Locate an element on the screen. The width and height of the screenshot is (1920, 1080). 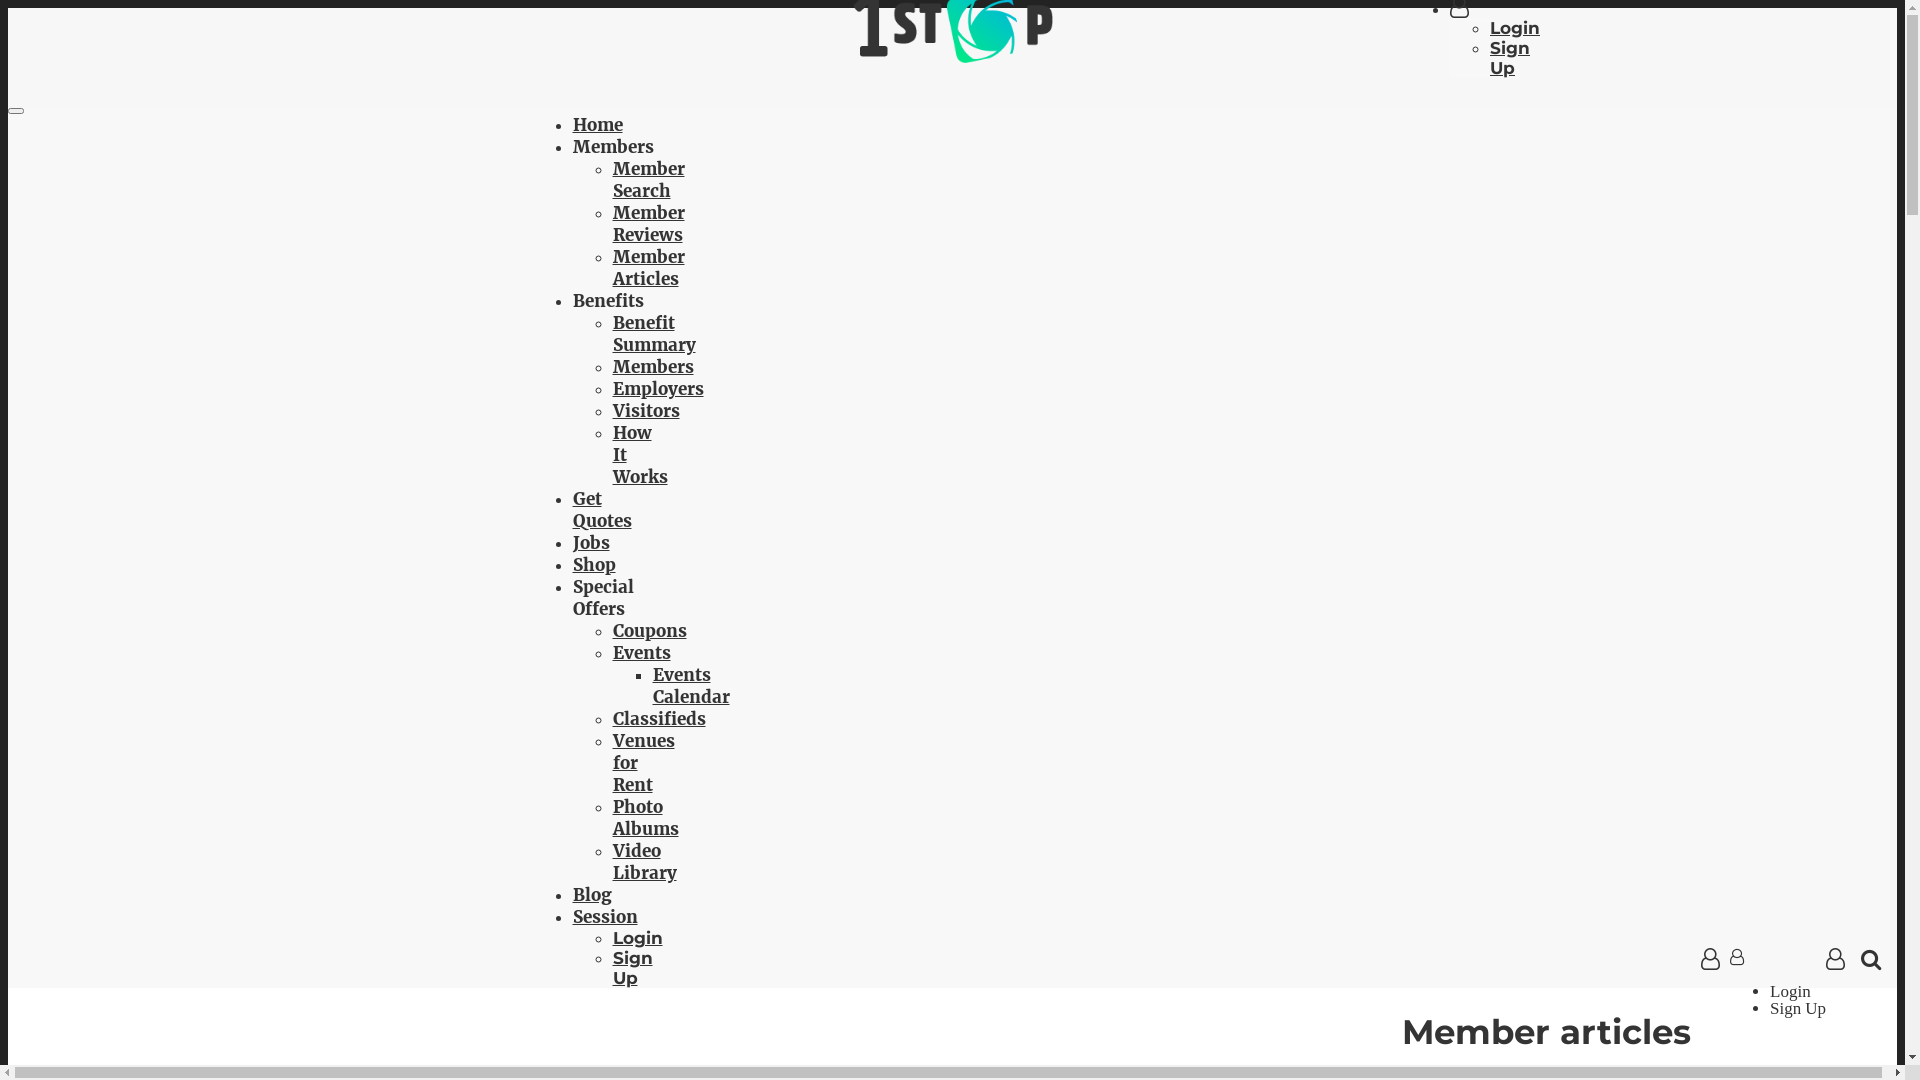
'Events Calendar' is located at coordinates (690, 685).